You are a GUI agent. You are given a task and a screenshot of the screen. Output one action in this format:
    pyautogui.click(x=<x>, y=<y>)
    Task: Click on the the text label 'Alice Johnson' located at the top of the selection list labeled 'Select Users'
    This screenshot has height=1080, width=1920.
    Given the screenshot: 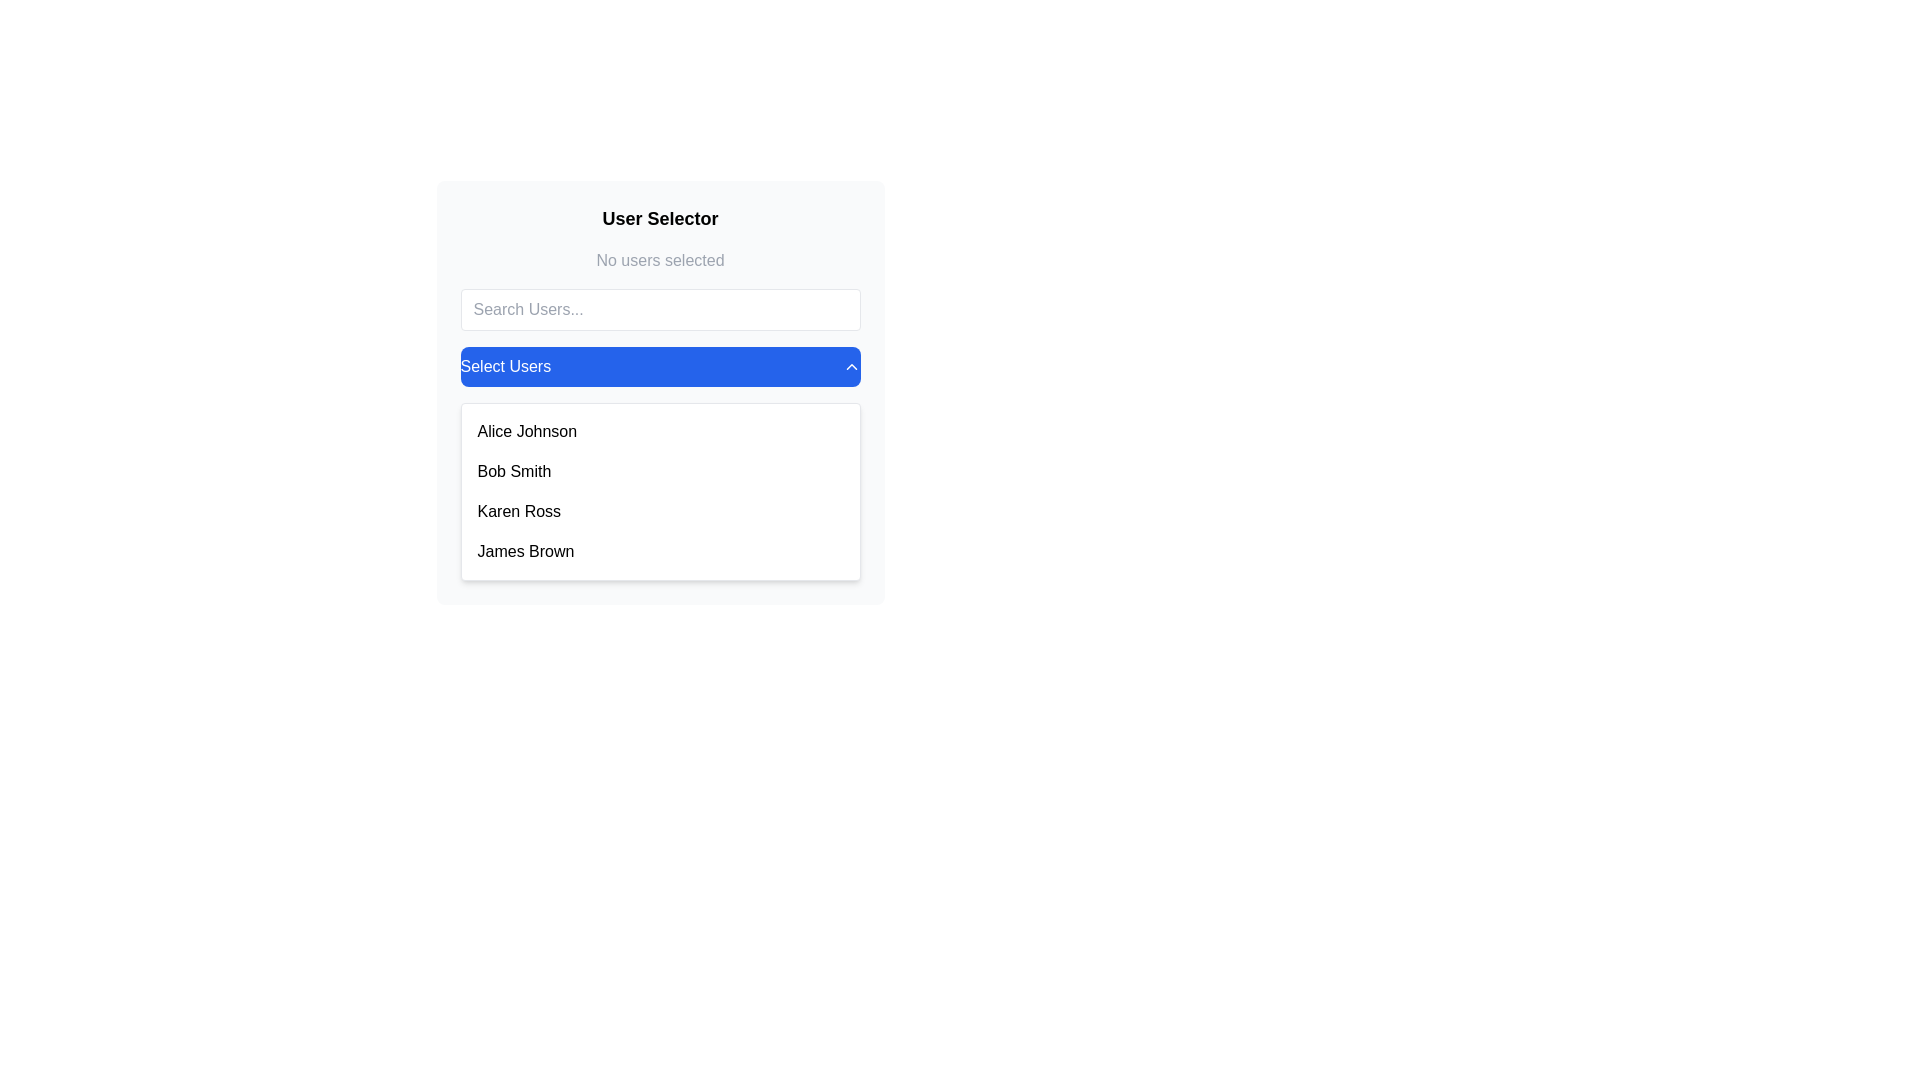 What is the action you would take?
    pyautogui.click(x=527, y=431)
    